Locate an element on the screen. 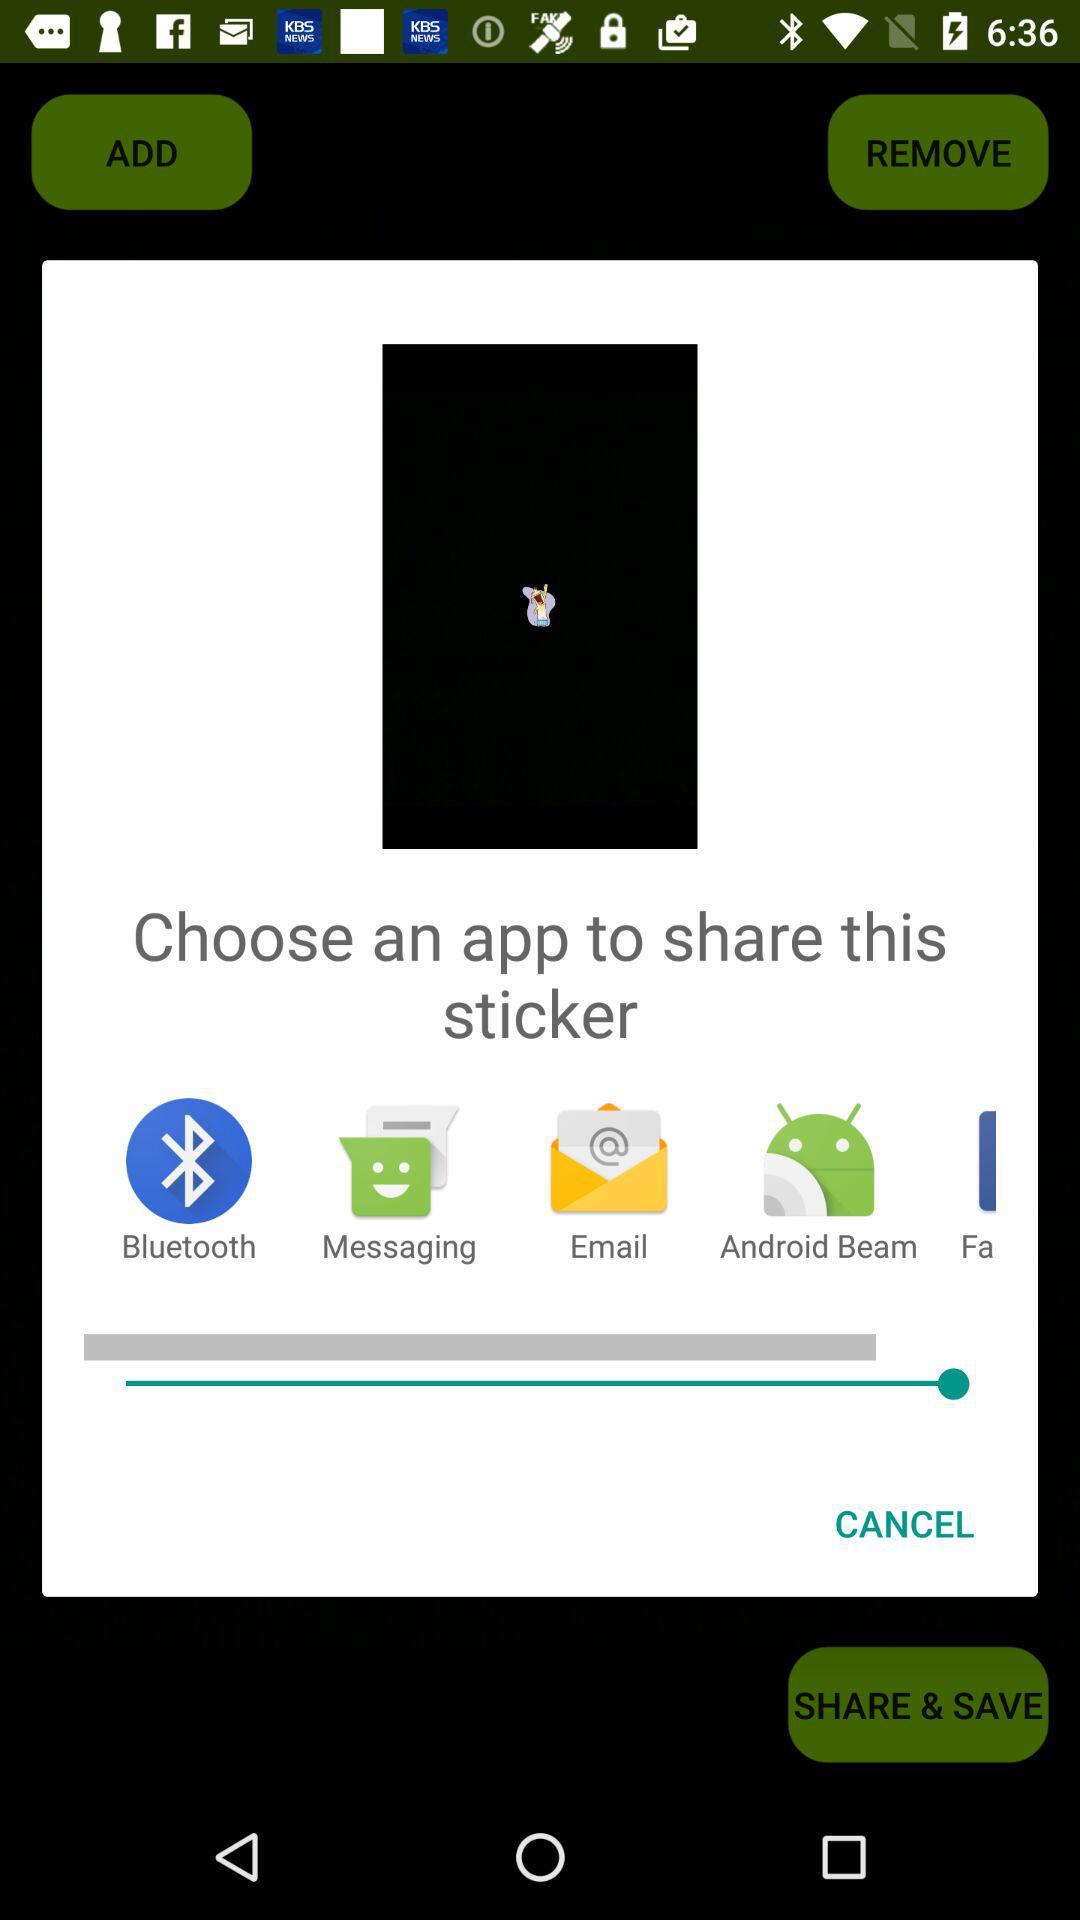 The height and width of the screenshot is (1920, 1080). cancel item is located at coordinates (904, 1522).